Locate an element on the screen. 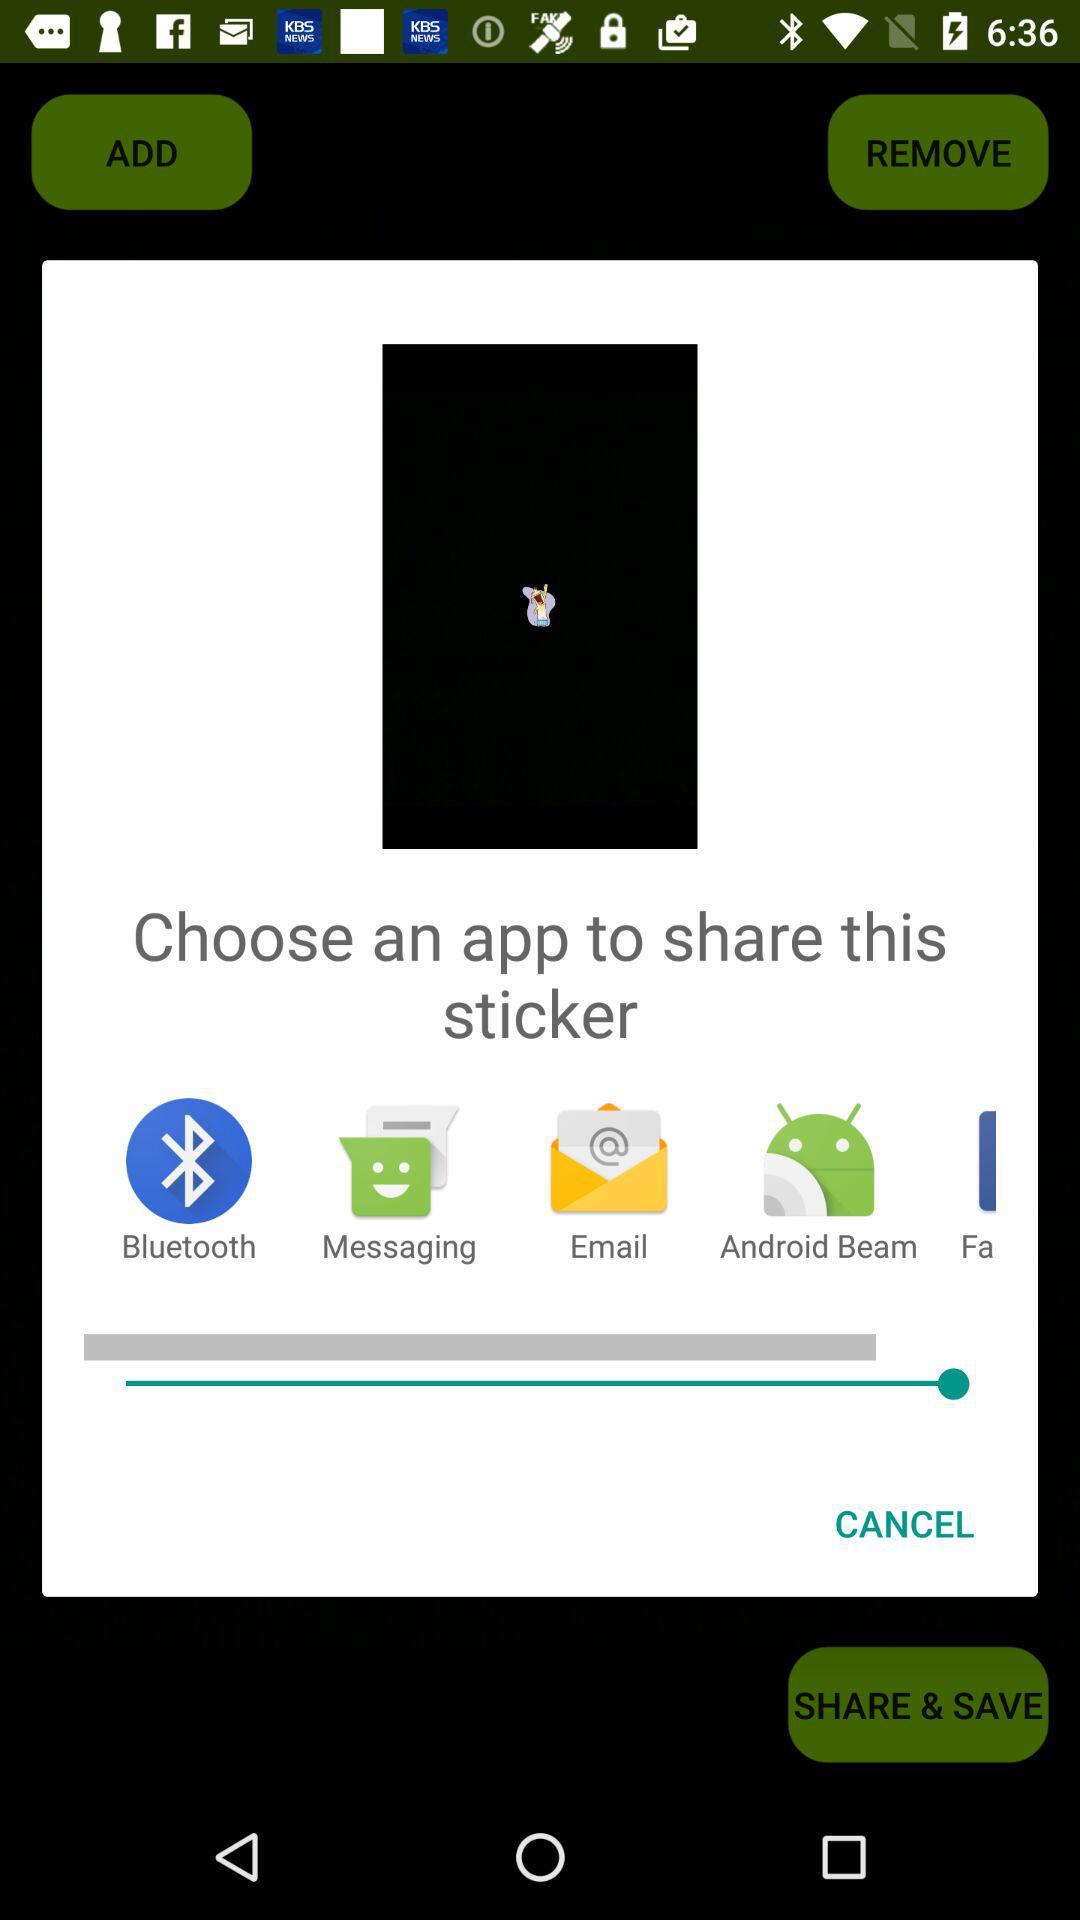 The height and width of the screenshot is (1920, 1080). cancel item is located at coordinates (904, 1522).